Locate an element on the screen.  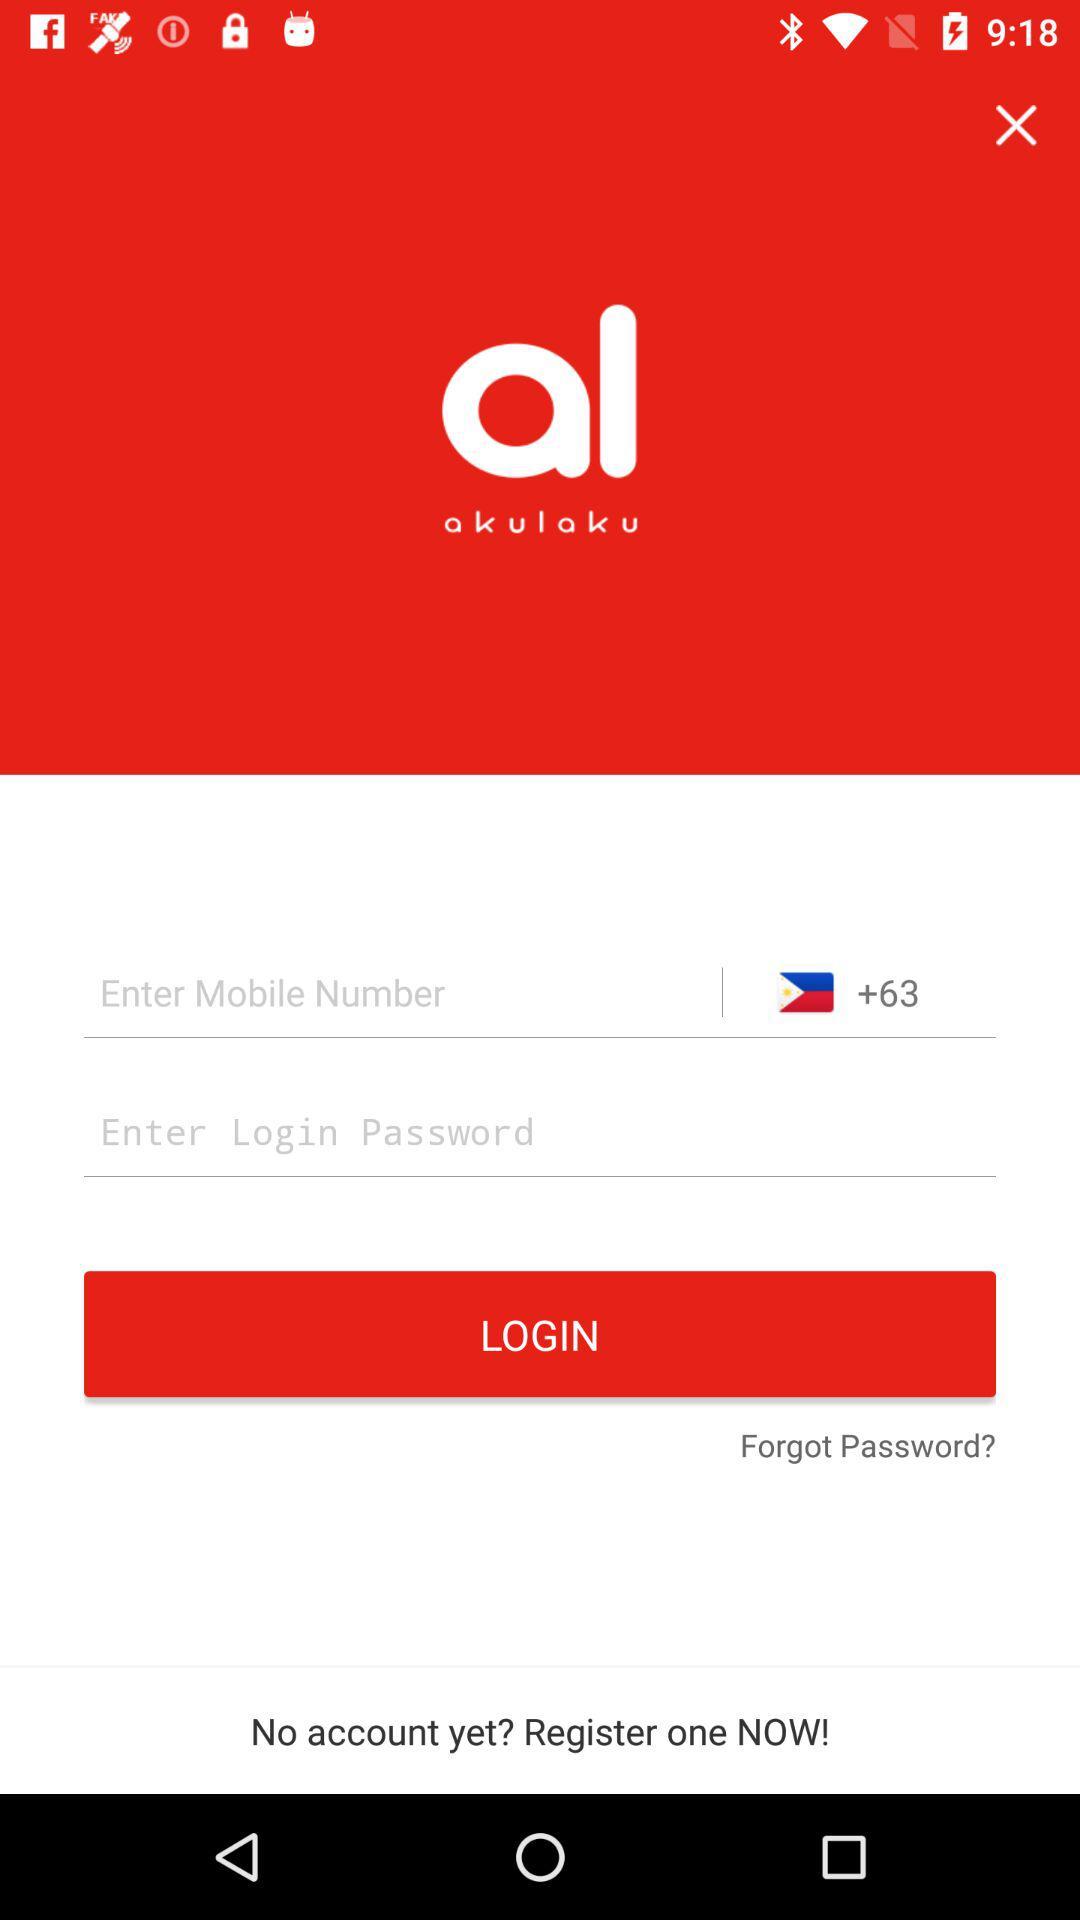
a slot to enter mobile number is located at coordinates (403, 992).